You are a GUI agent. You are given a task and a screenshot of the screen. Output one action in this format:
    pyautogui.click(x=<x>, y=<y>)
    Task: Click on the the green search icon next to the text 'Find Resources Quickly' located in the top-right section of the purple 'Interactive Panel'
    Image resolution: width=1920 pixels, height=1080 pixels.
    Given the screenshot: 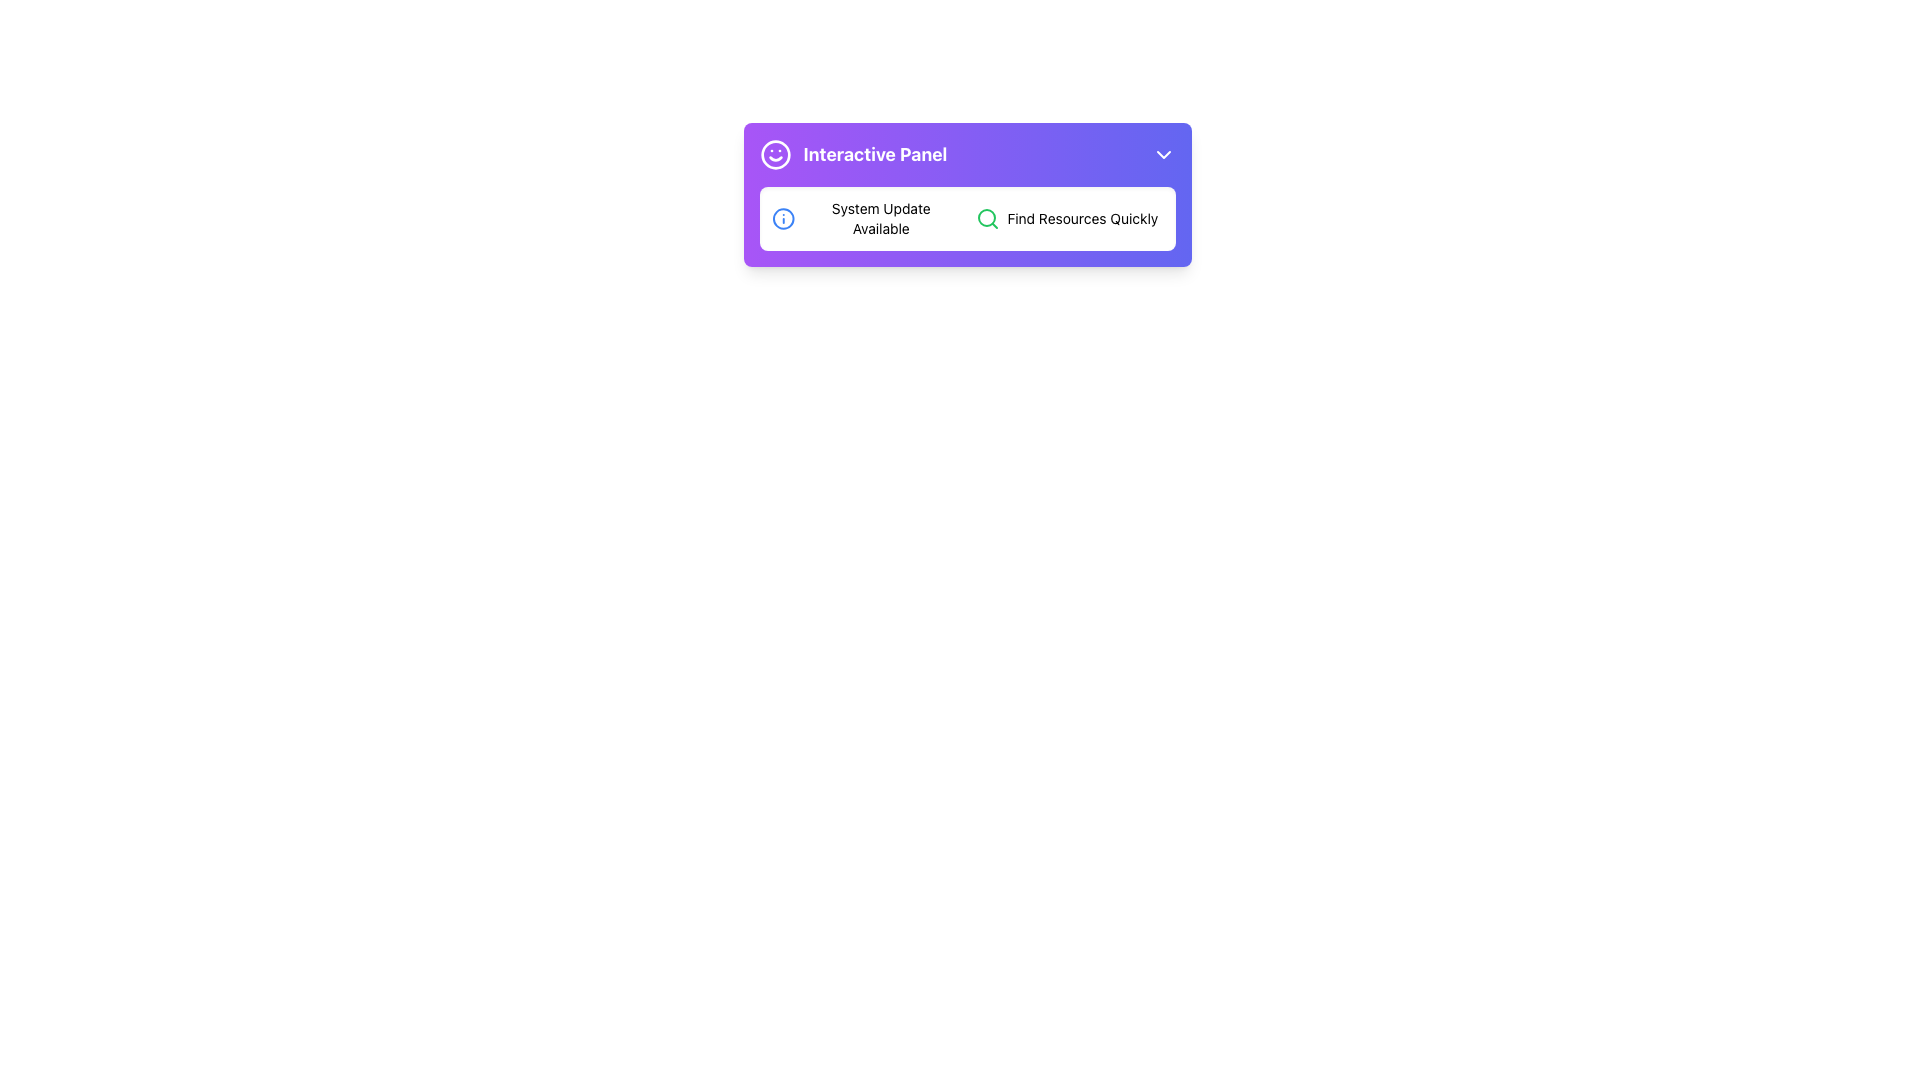 What is the action you would take?
    pyautogui.click(x=1068, y=219)
    